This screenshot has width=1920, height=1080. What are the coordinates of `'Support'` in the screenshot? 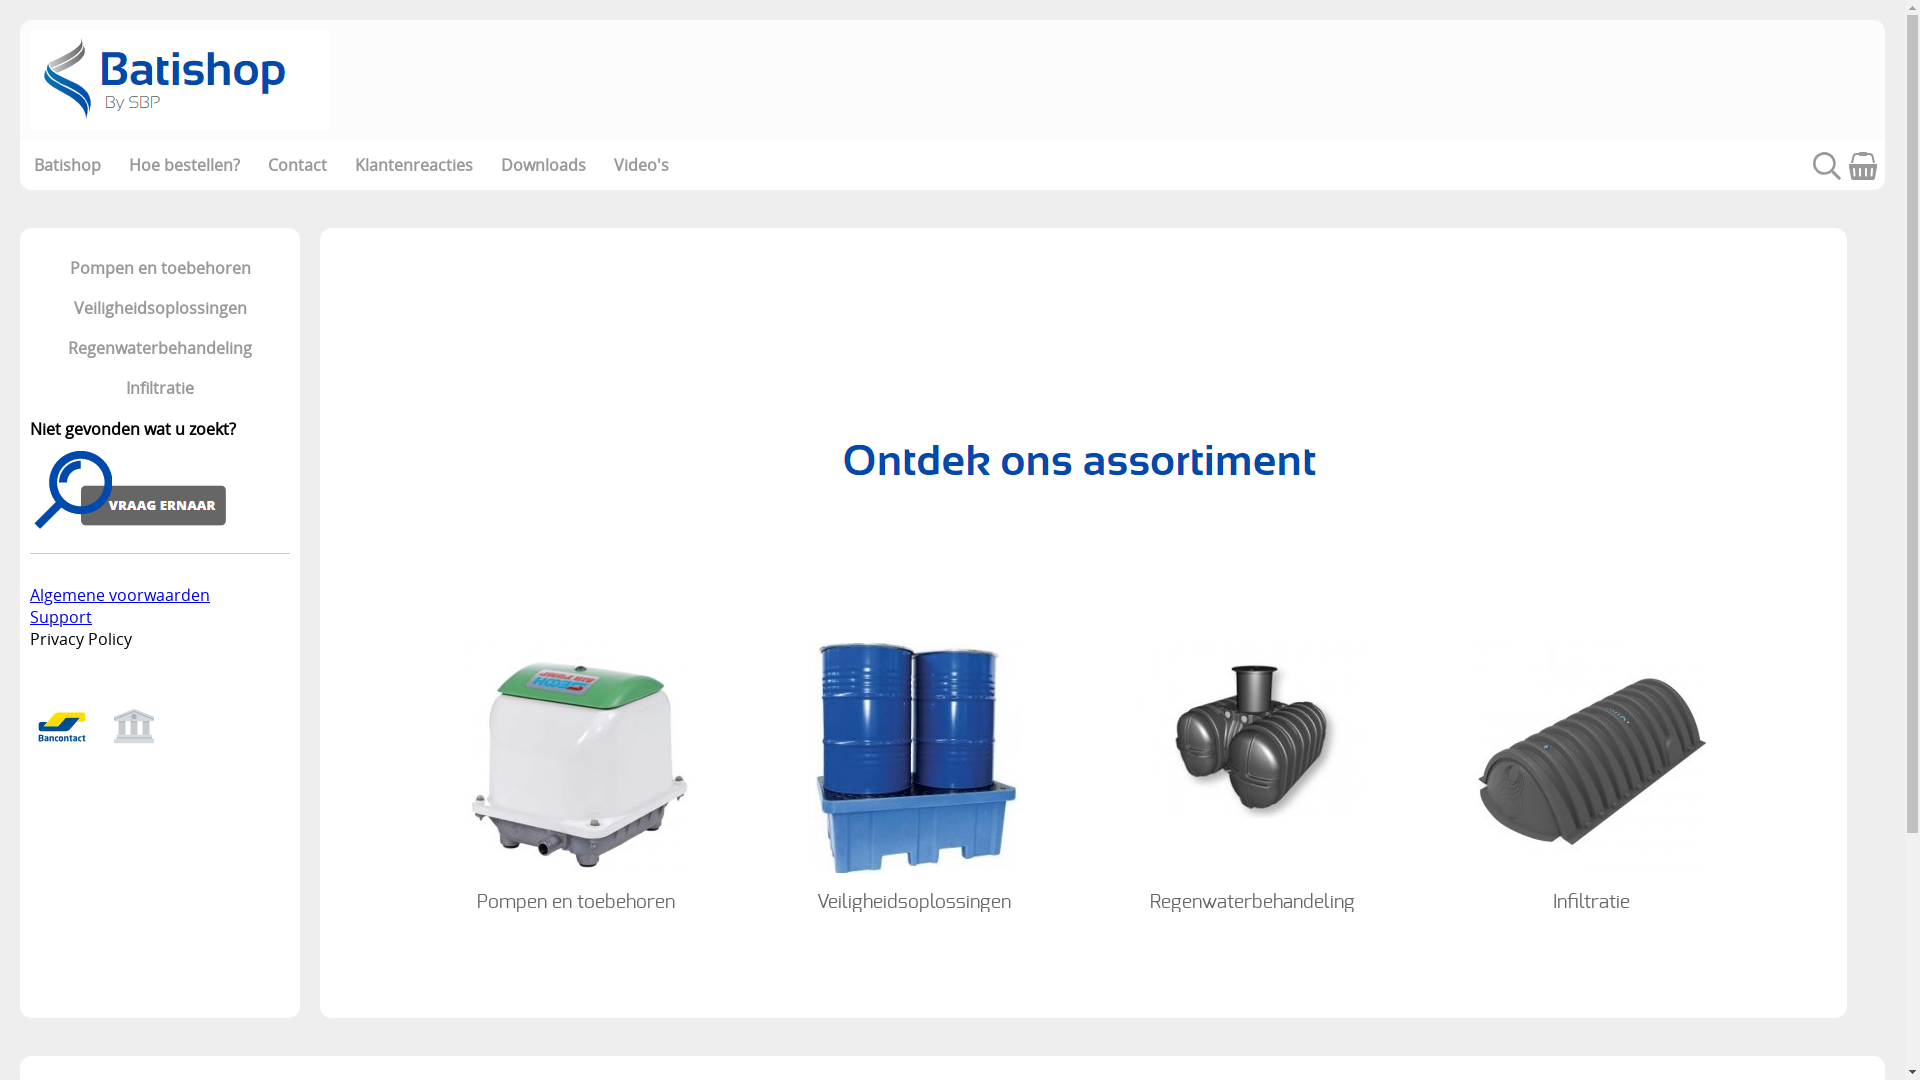 It's located at (61, 616).